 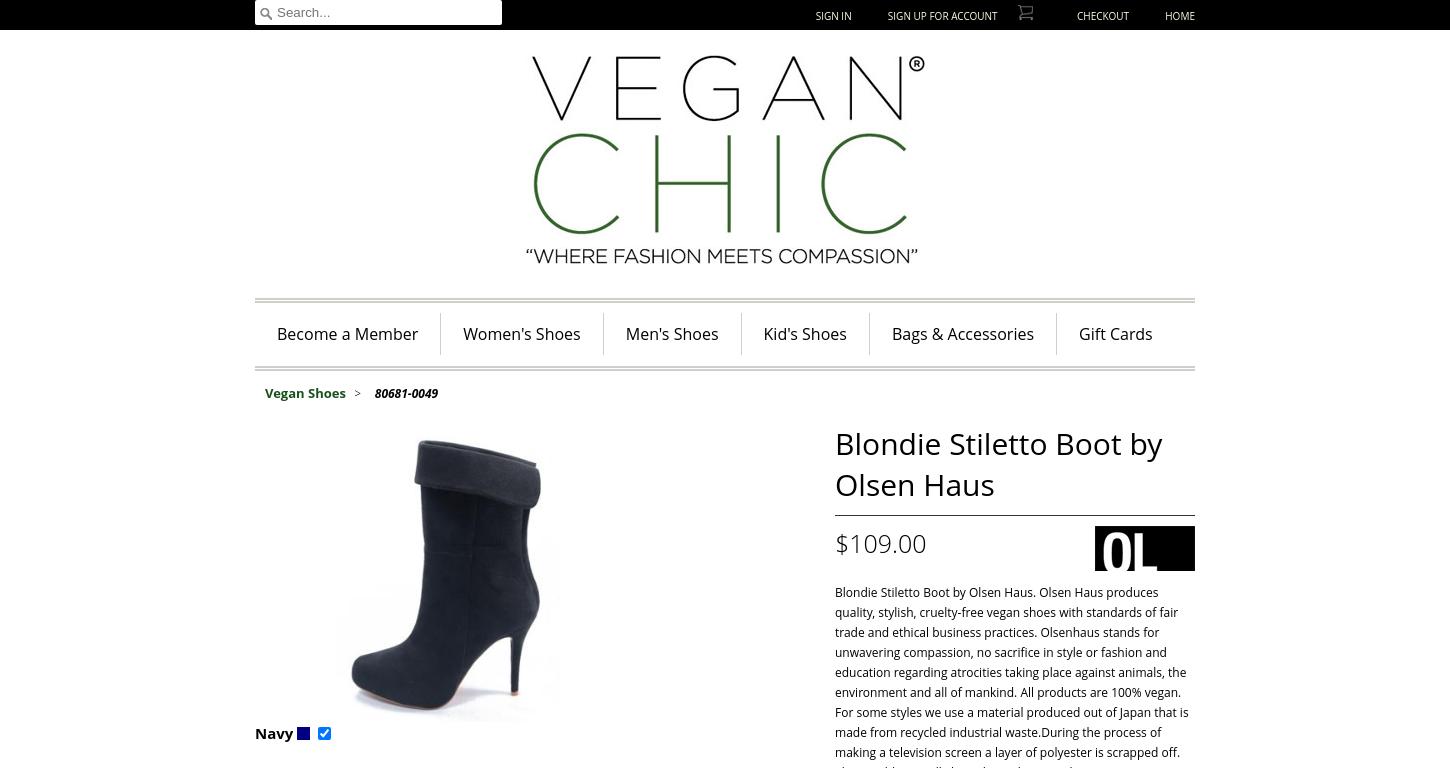 What do you see at coordinates (1114, 333) in the screenshot?
I see `'Gift Cards'` at bounding box center [1114, 333].